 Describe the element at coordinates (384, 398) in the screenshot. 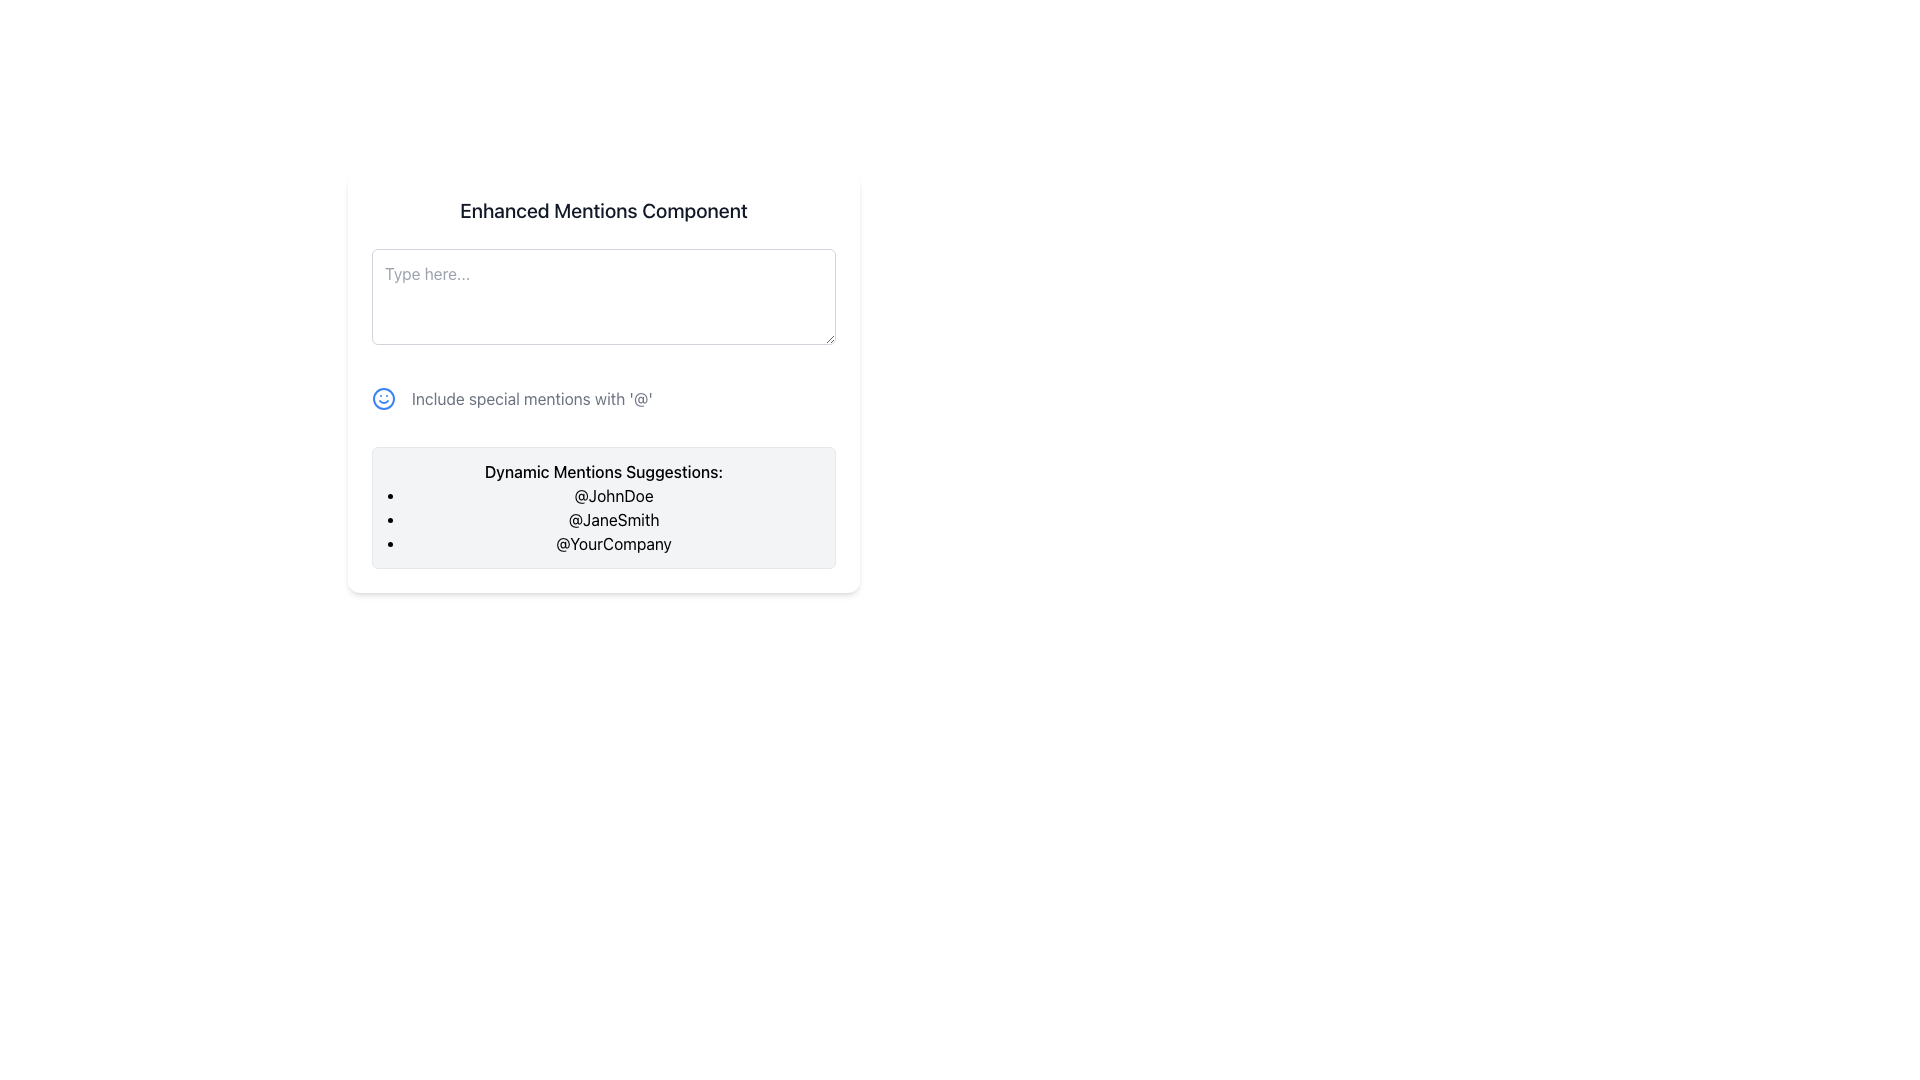

I see `the circular blue smiling face icon located to the left of the text 'Include special mentions with '@''` at that location.